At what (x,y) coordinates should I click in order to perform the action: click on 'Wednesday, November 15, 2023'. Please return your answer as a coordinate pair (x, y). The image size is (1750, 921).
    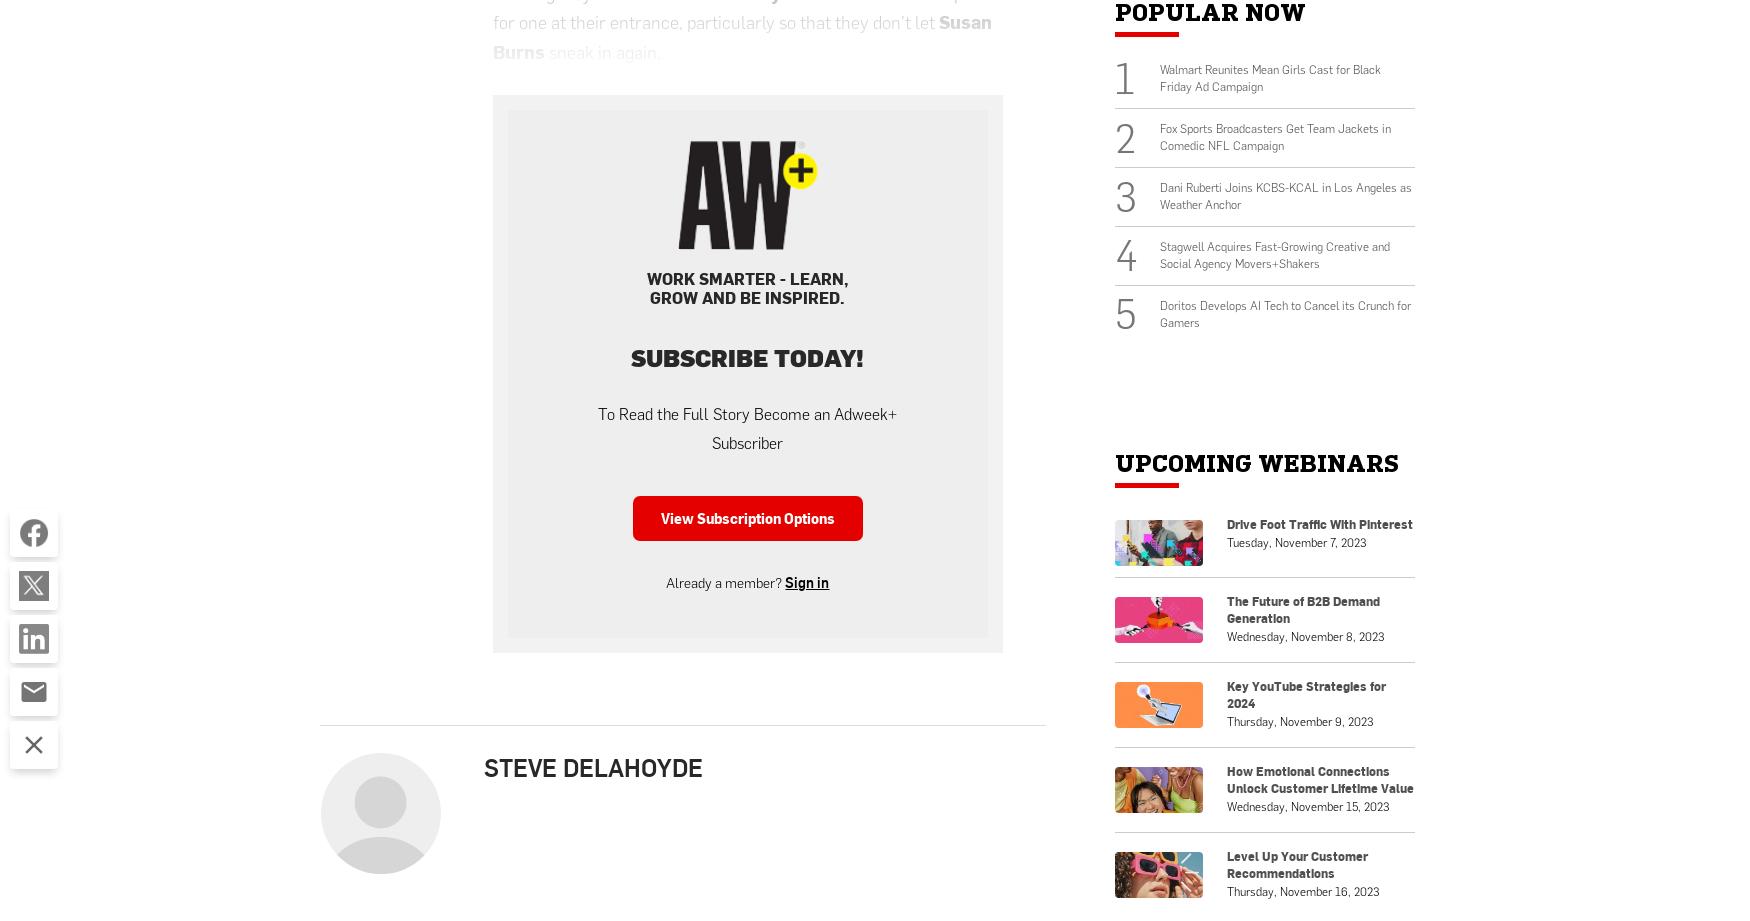
    Looking at the image, I should click on (1306, 804).